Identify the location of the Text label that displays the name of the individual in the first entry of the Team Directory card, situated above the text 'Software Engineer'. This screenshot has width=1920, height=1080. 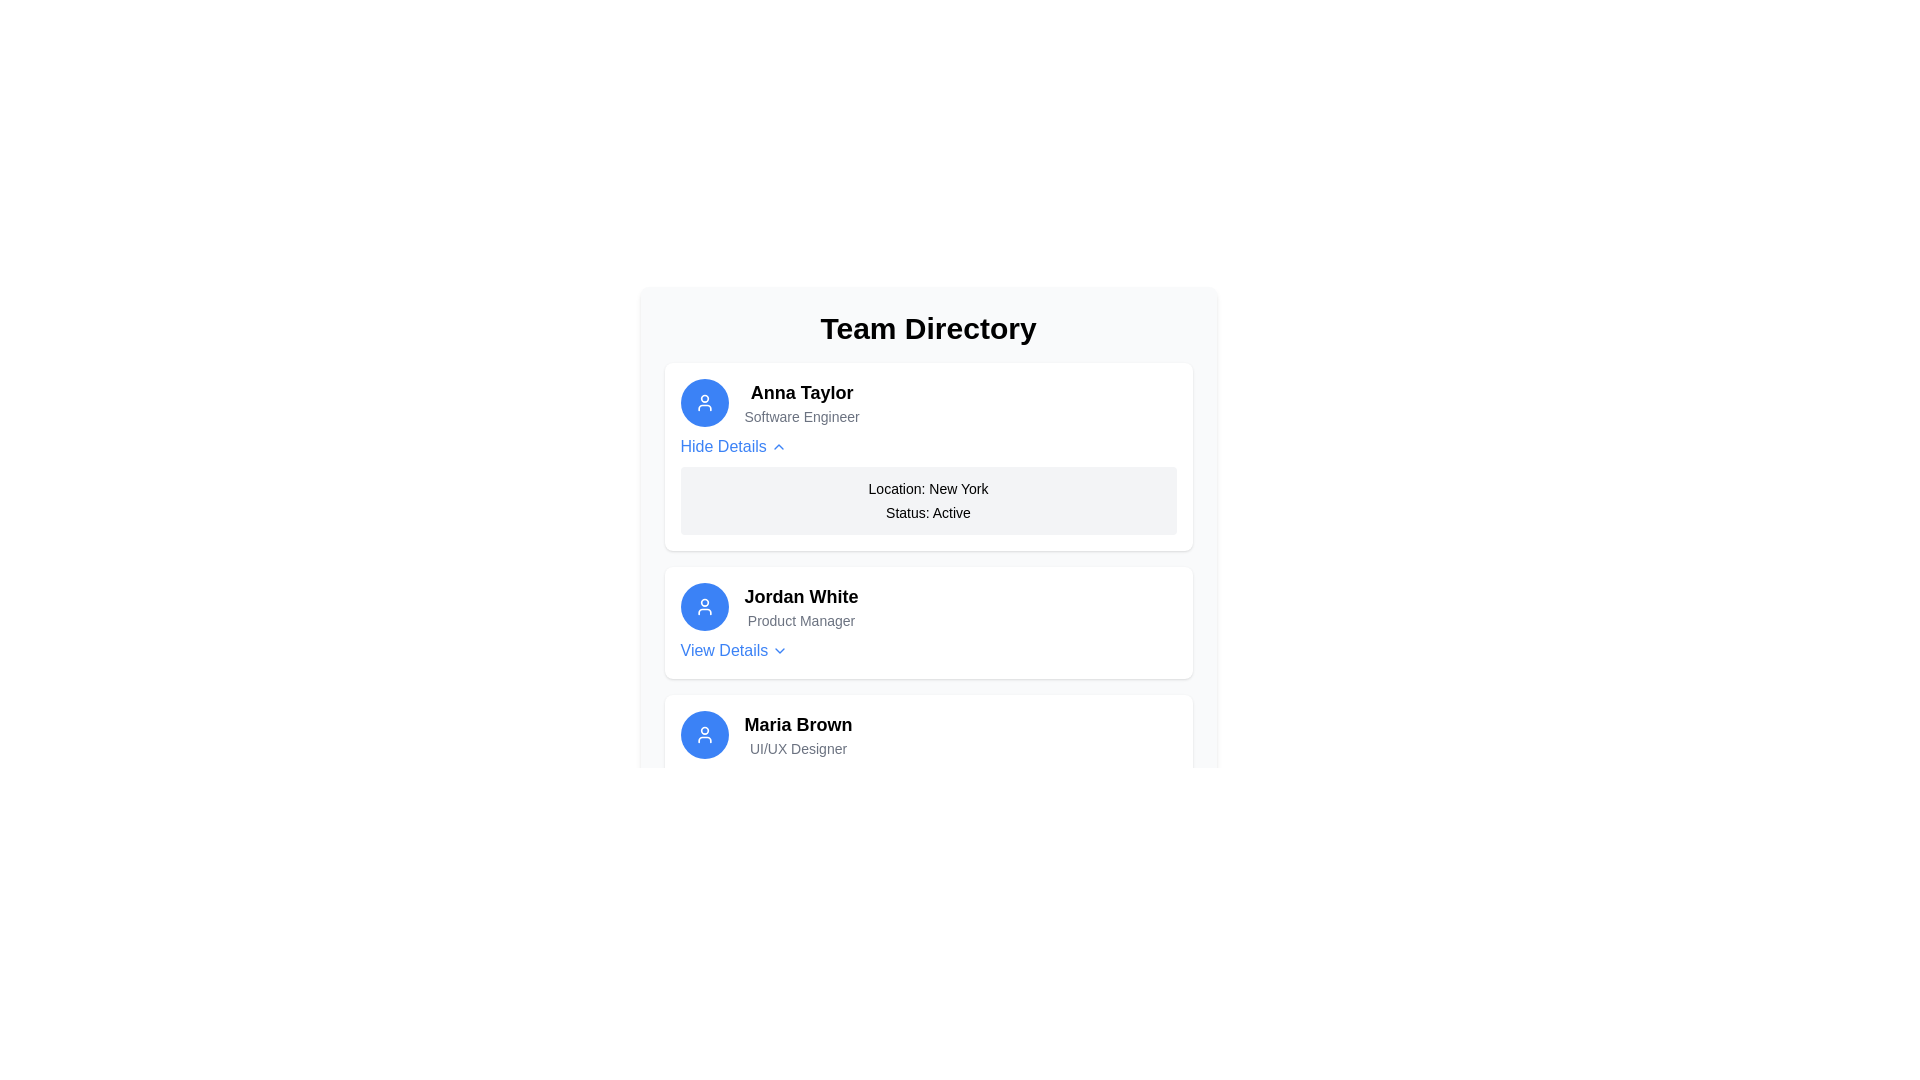
(802, 393).